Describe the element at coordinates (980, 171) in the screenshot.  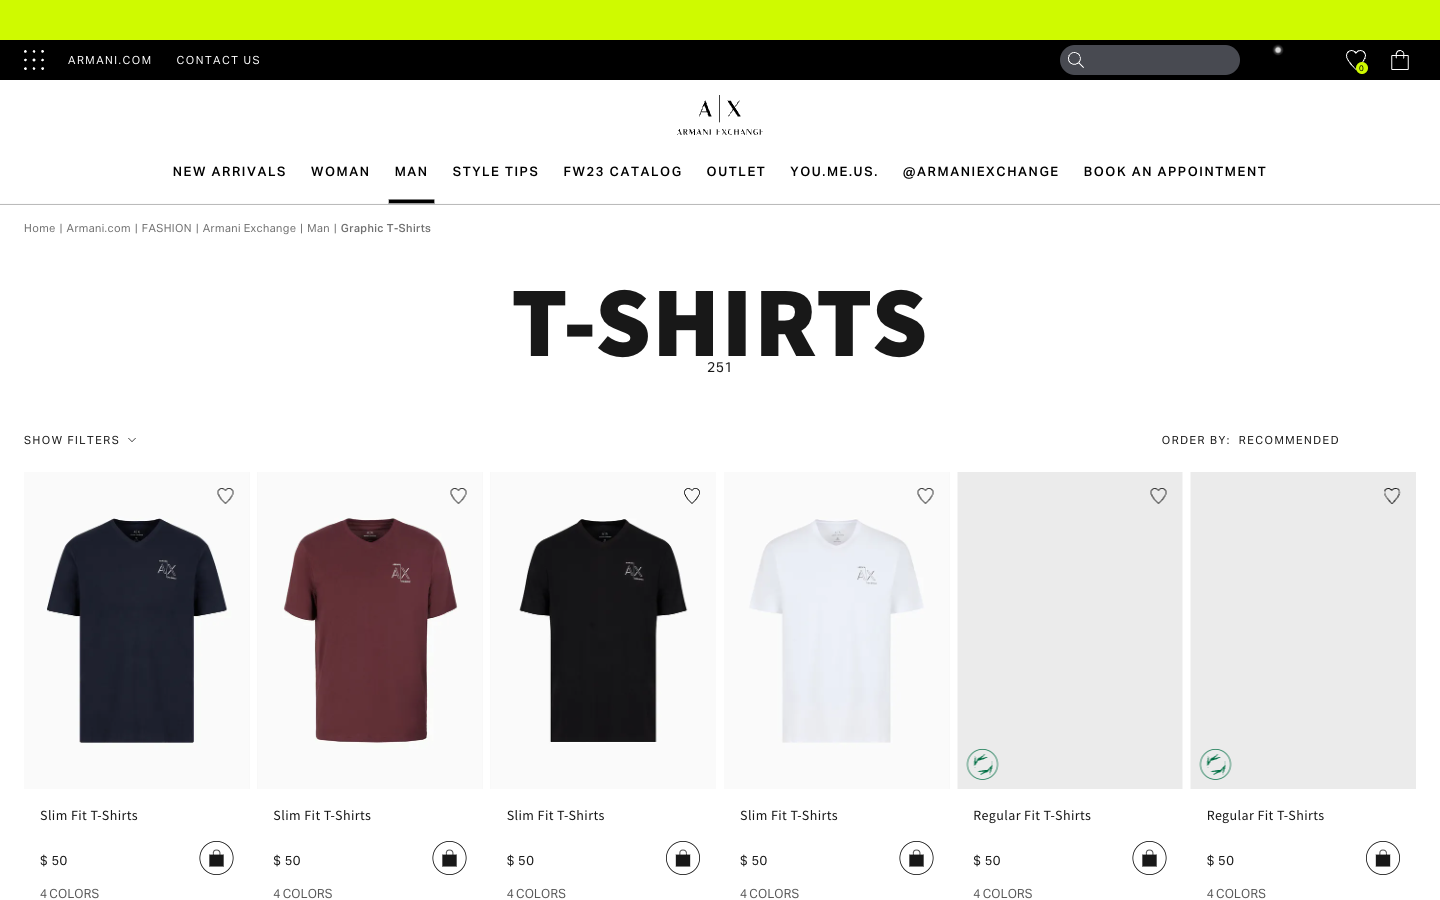
I see `the @ArmaniExchange tab by clicking on it from the top menu` at that location.